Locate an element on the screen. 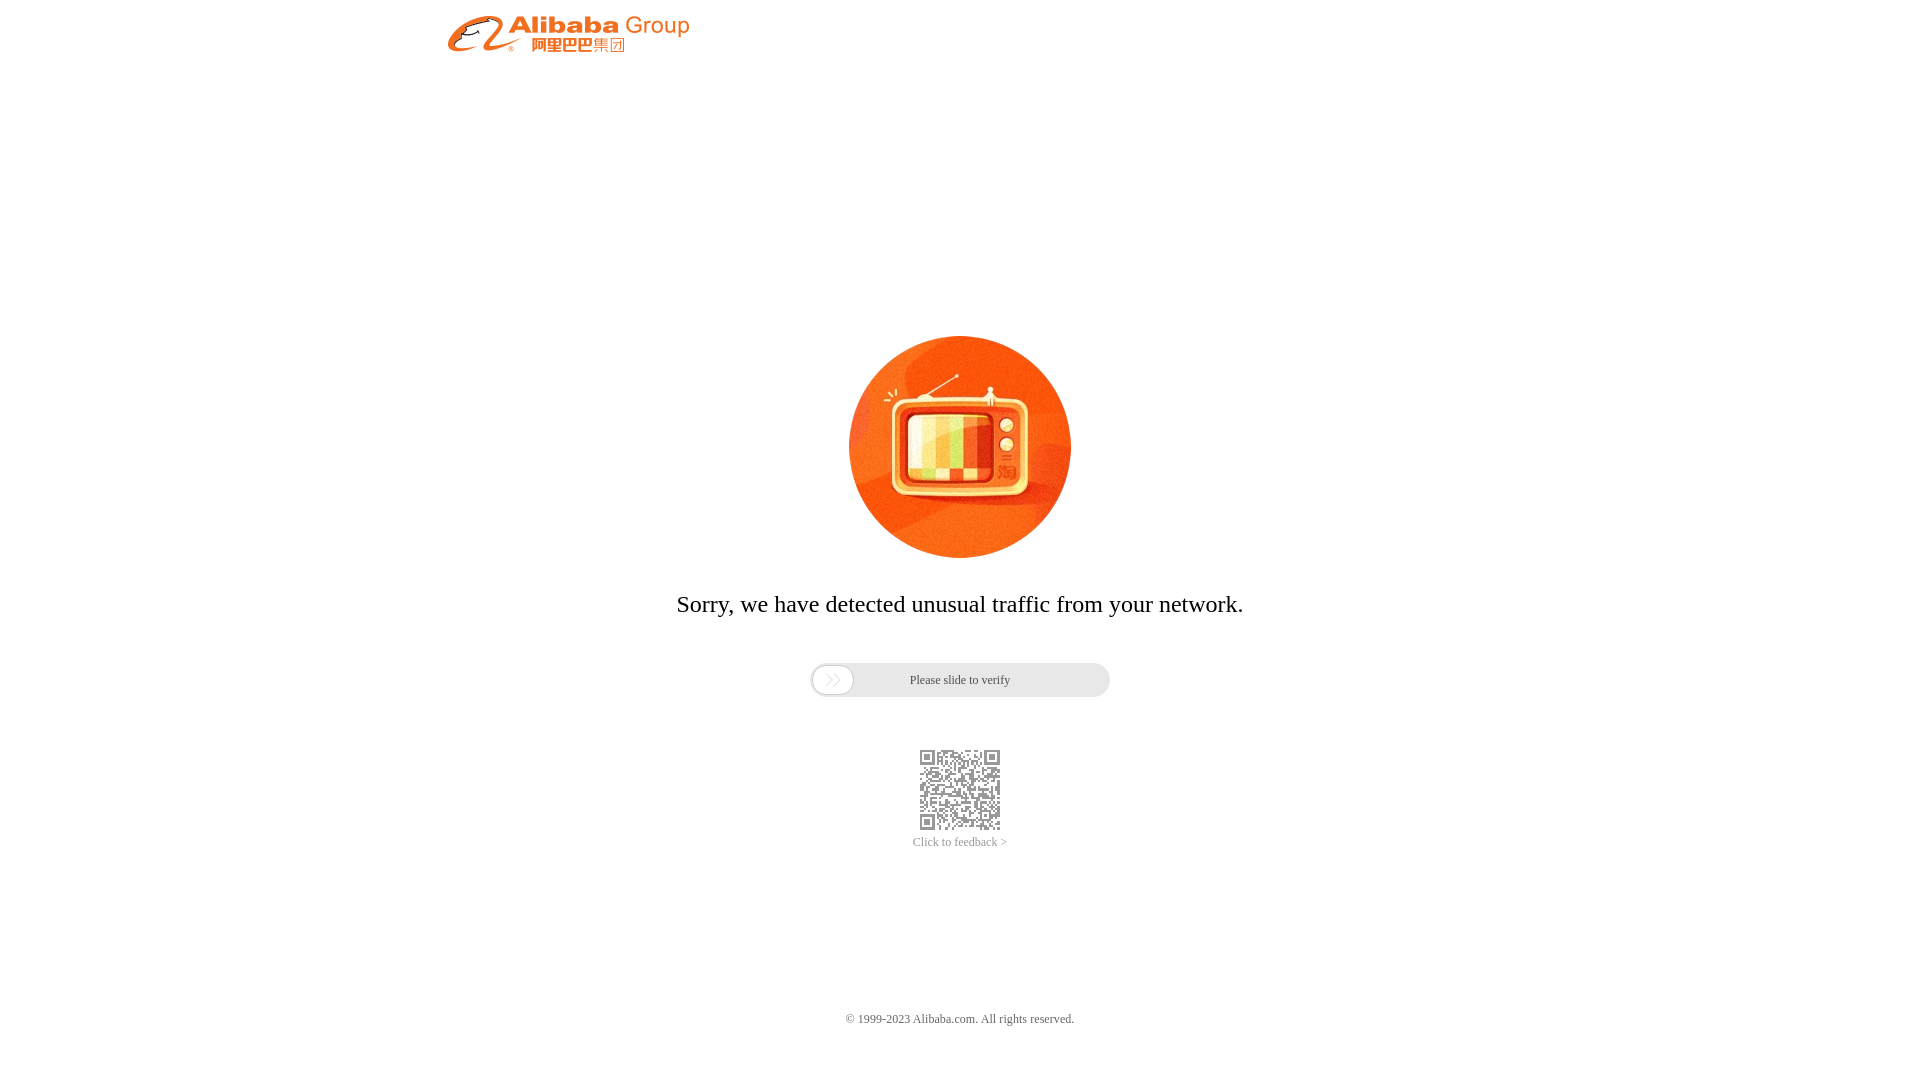 This screenshot has width=1920, height=1080. 'Click to feedback >' is located at coordinates (960, 842).